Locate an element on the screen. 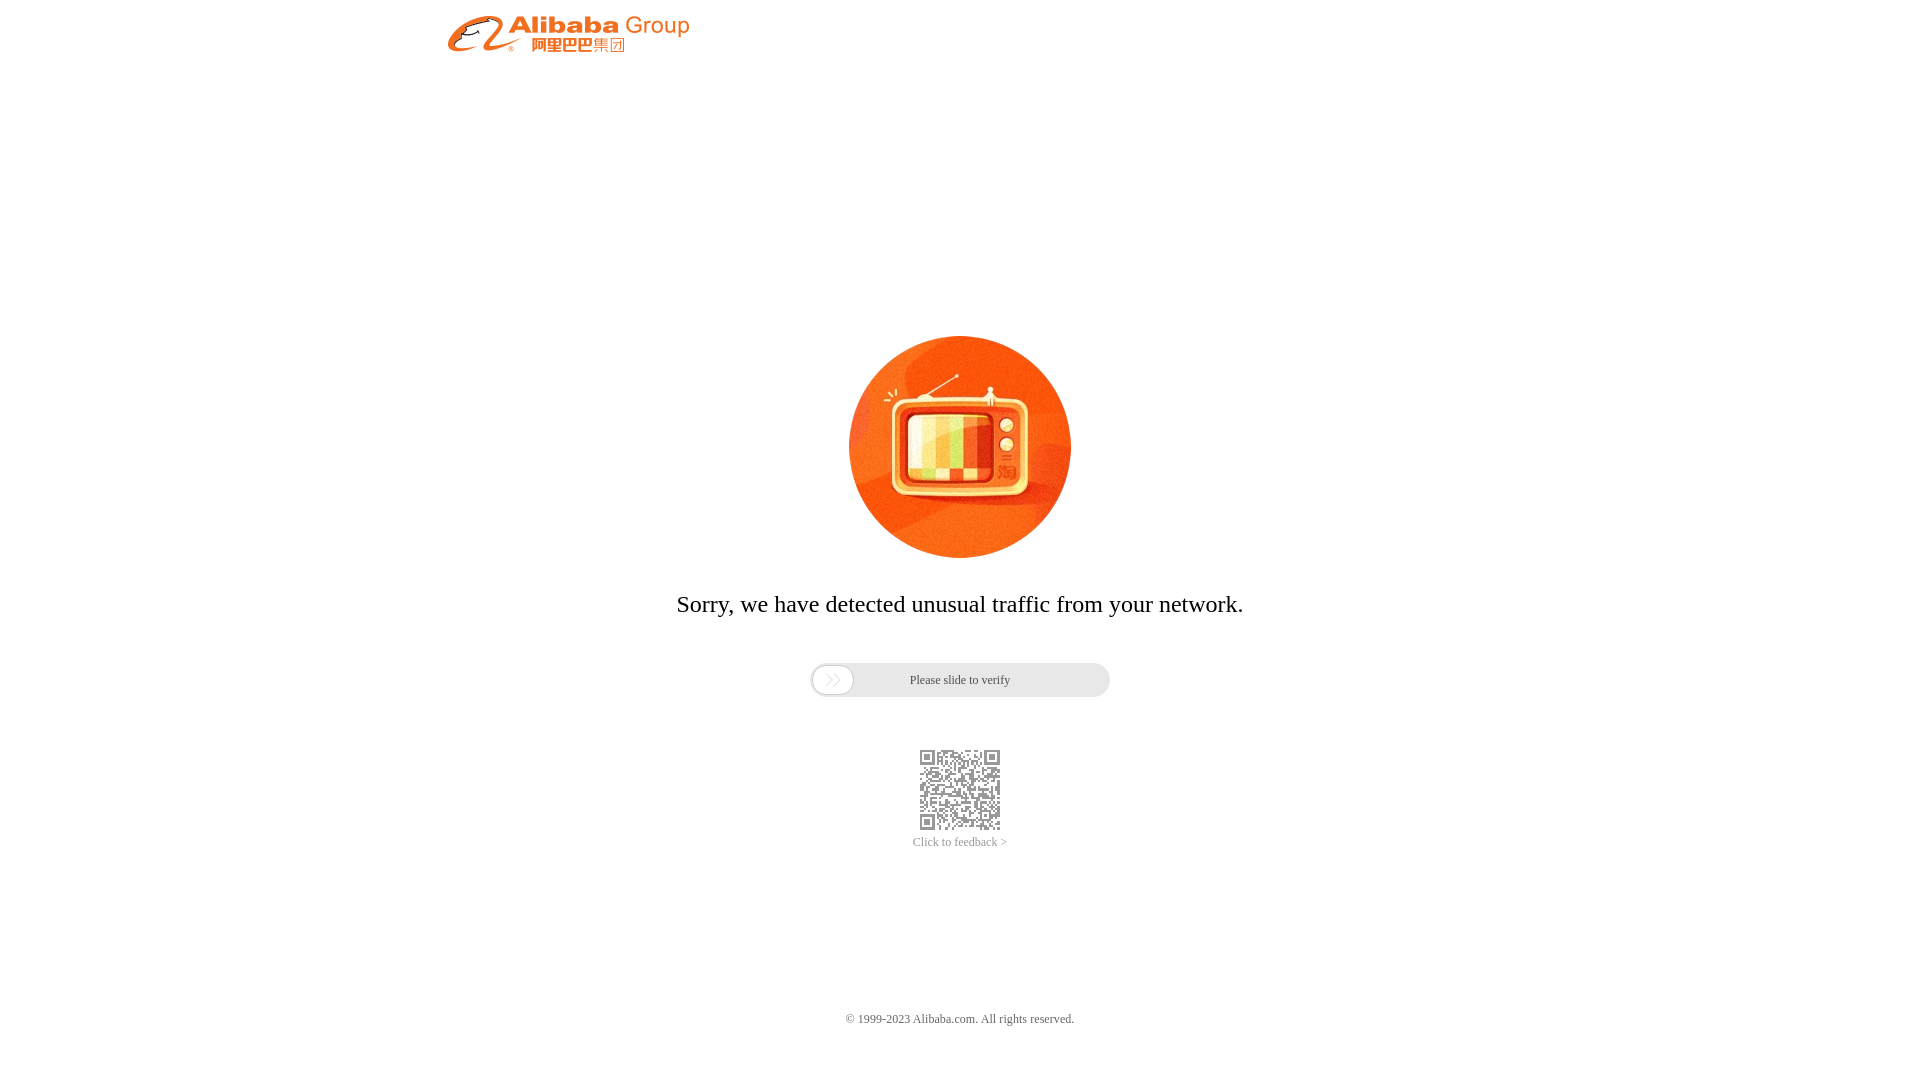 This screenshot has width=1920, height=1080. 'Click to feedback >' is located at coordinates (960, 842).